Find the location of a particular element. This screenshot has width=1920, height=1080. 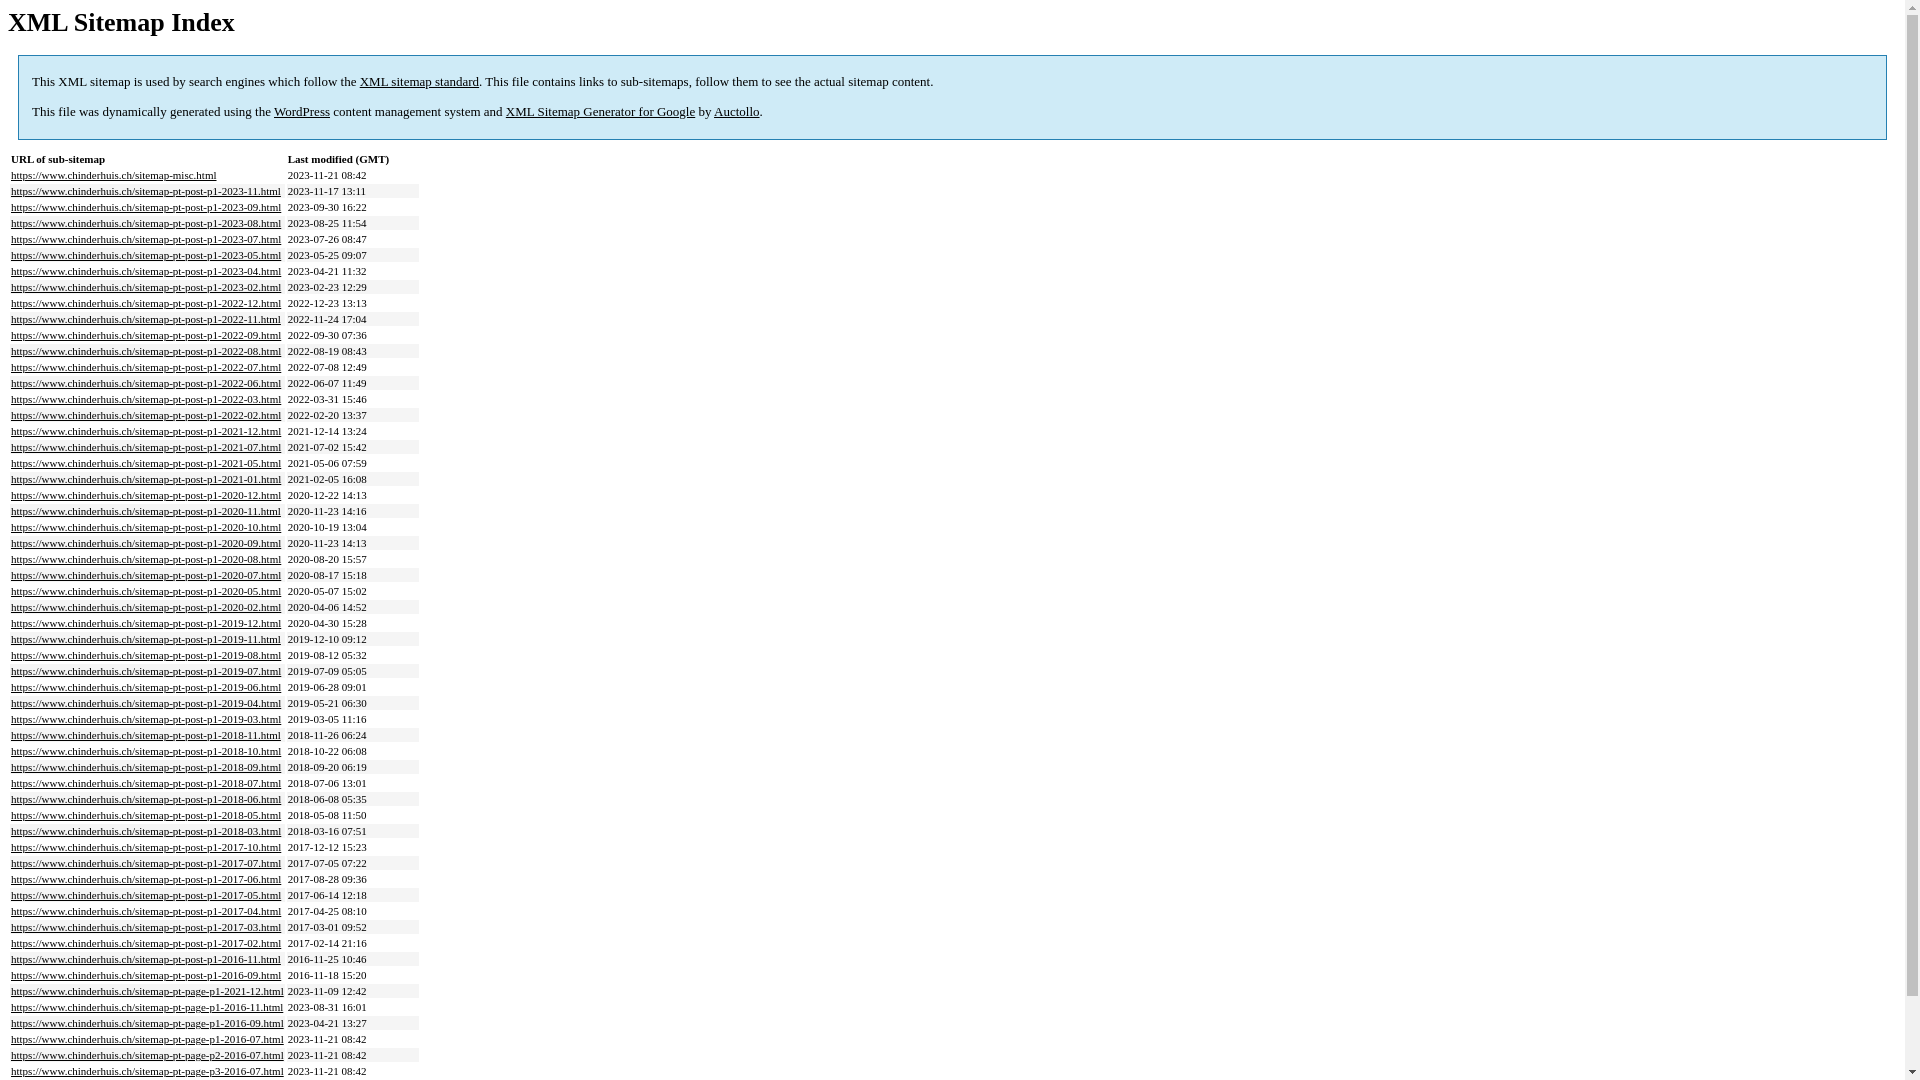

'https://www.chinderhuis.ch/sitemap-pt-post-p1-2022-02.html' is located at coordinates (144, 414).